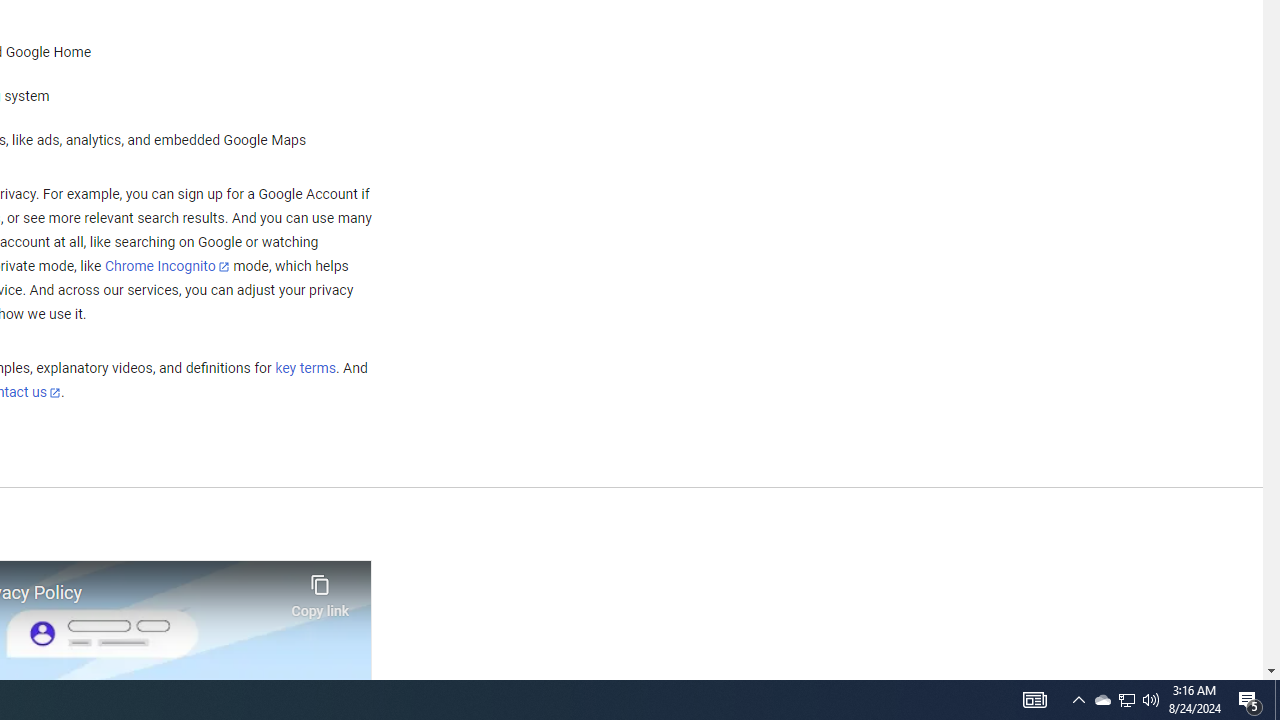  What do you see at coordinates (304, 368) in the screenshot?
I see `'key terms'` at bounding box center [304, 368].